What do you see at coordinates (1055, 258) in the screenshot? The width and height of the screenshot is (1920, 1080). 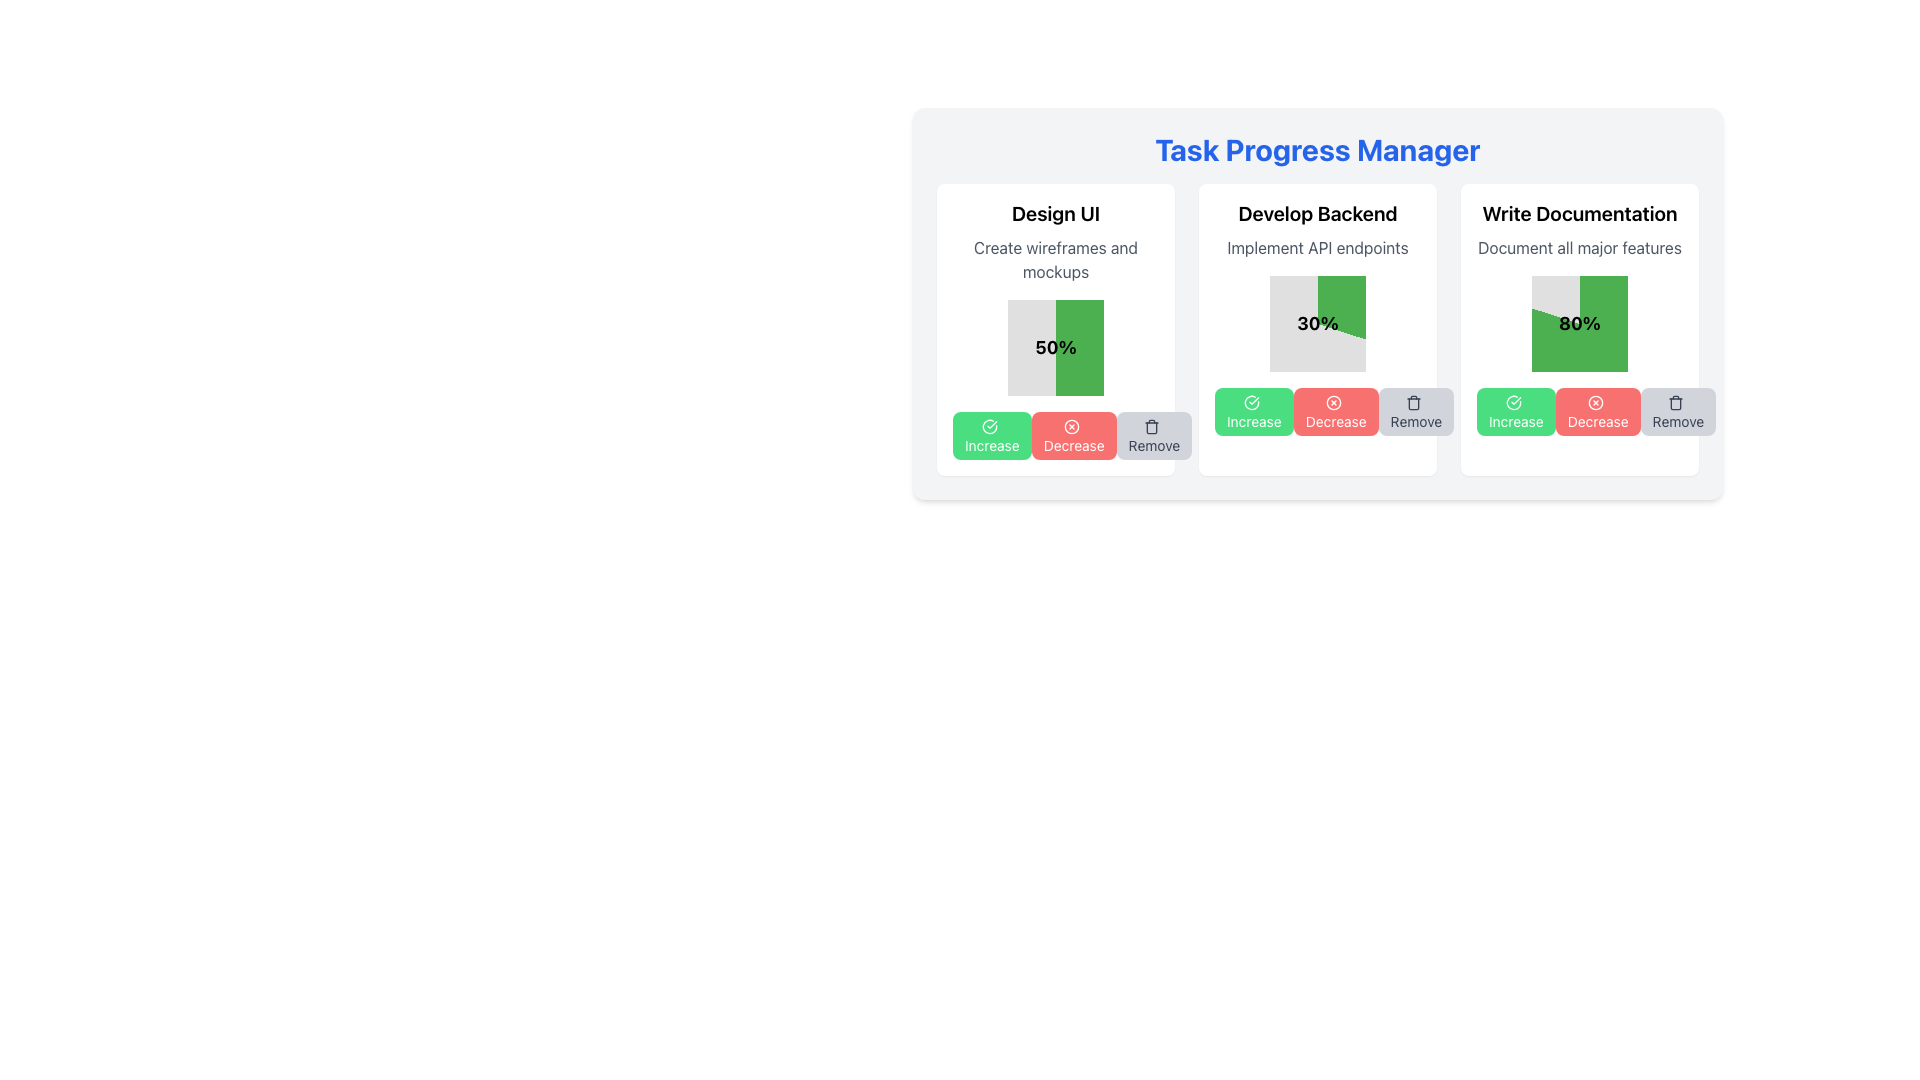 I see `the text label that describes the task related to designing user interfaces, which is located below the heading 'Design UI' and above a circular graphical representation showing '50%'` at bounding box center [1055, 258].